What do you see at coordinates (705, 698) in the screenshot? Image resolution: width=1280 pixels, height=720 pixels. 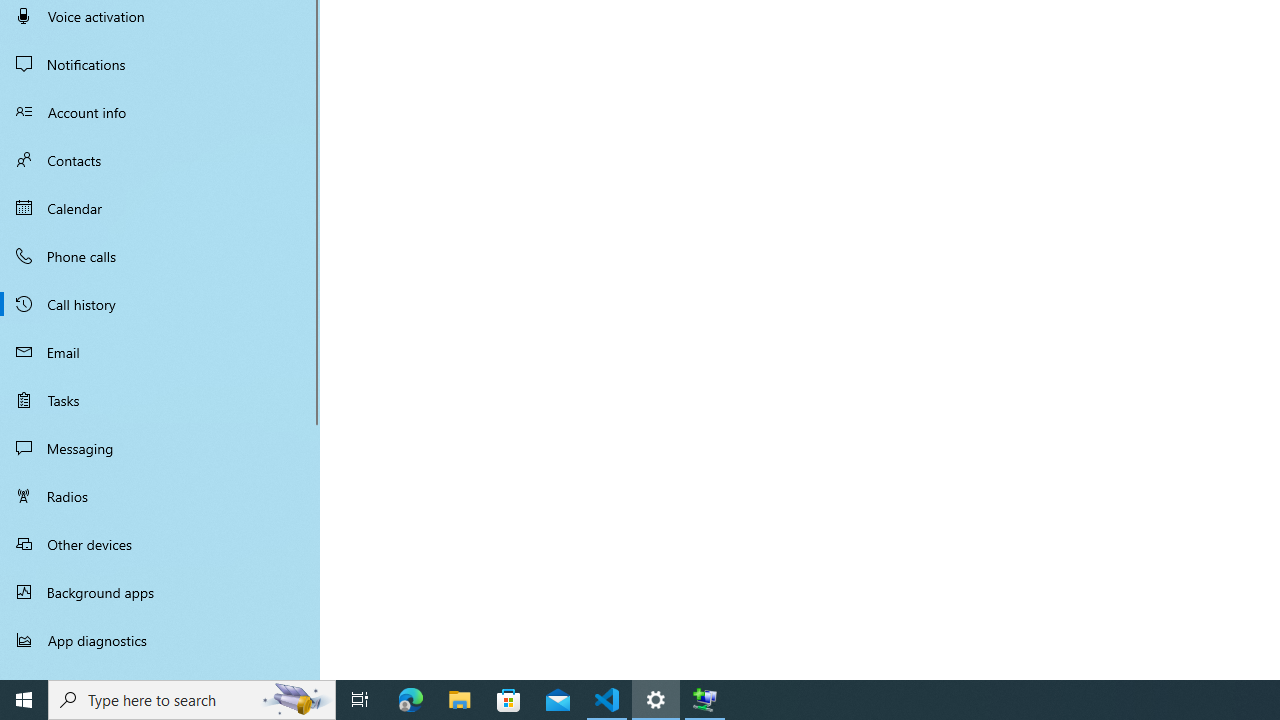 I see `'Extensible Wizards Host Process - 1 running window'` at bounding box center [705, 698].